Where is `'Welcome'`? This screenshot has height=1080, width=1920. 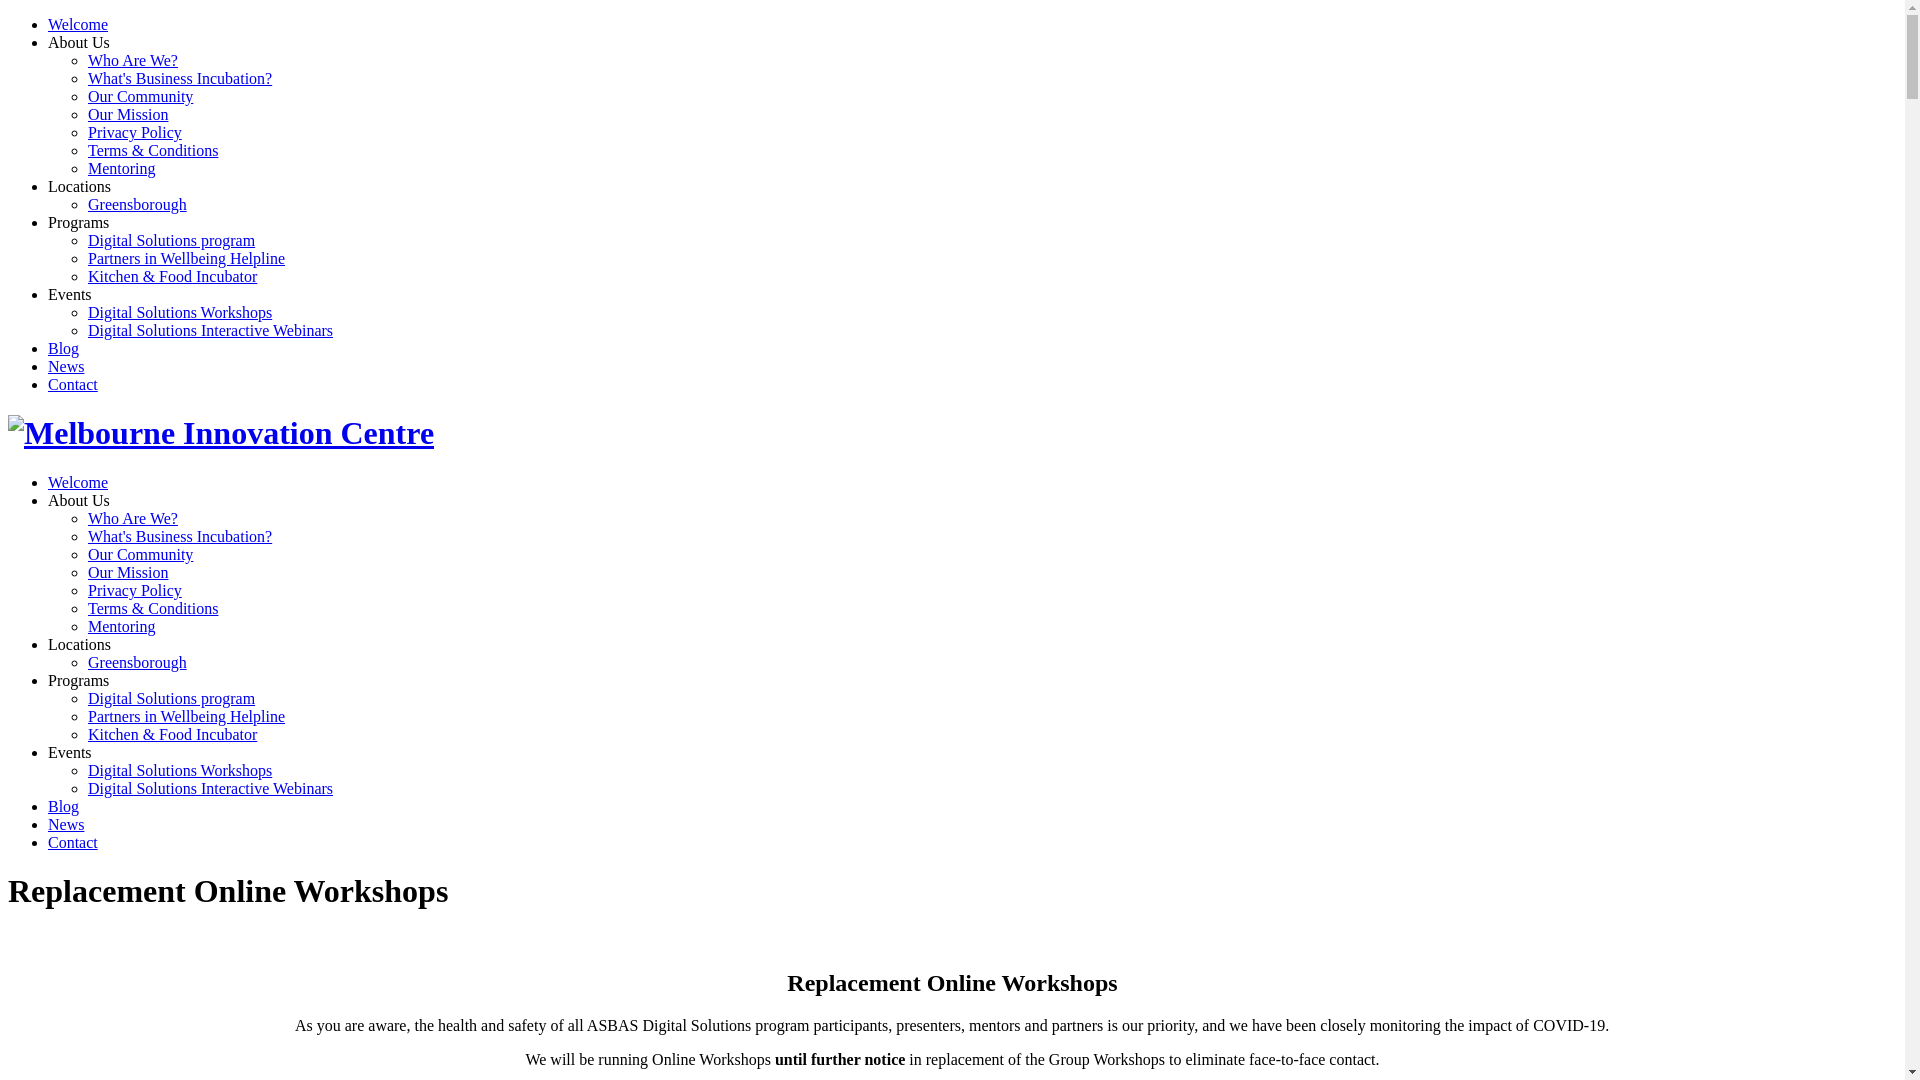
'Welcome' is located at coordinates (77, 24).